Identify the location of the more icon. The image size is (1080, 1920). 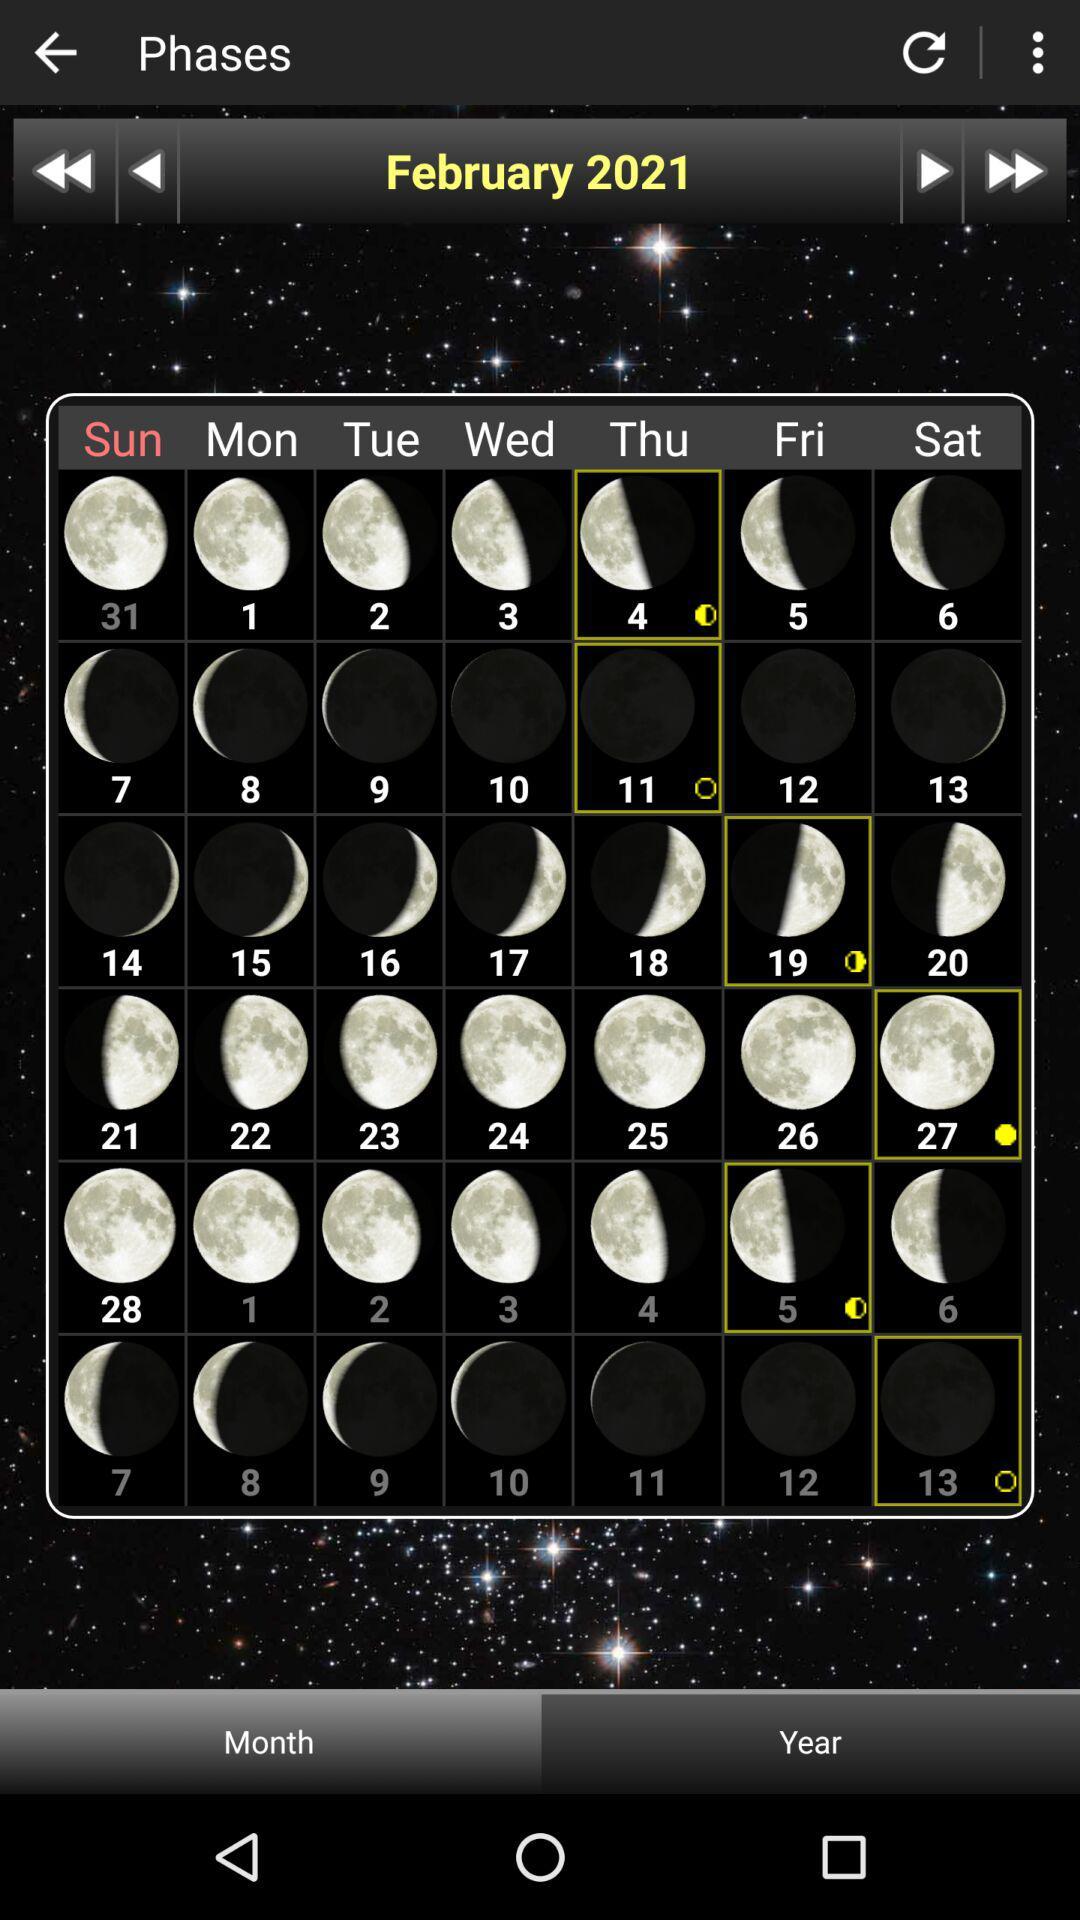
(1036, 52).